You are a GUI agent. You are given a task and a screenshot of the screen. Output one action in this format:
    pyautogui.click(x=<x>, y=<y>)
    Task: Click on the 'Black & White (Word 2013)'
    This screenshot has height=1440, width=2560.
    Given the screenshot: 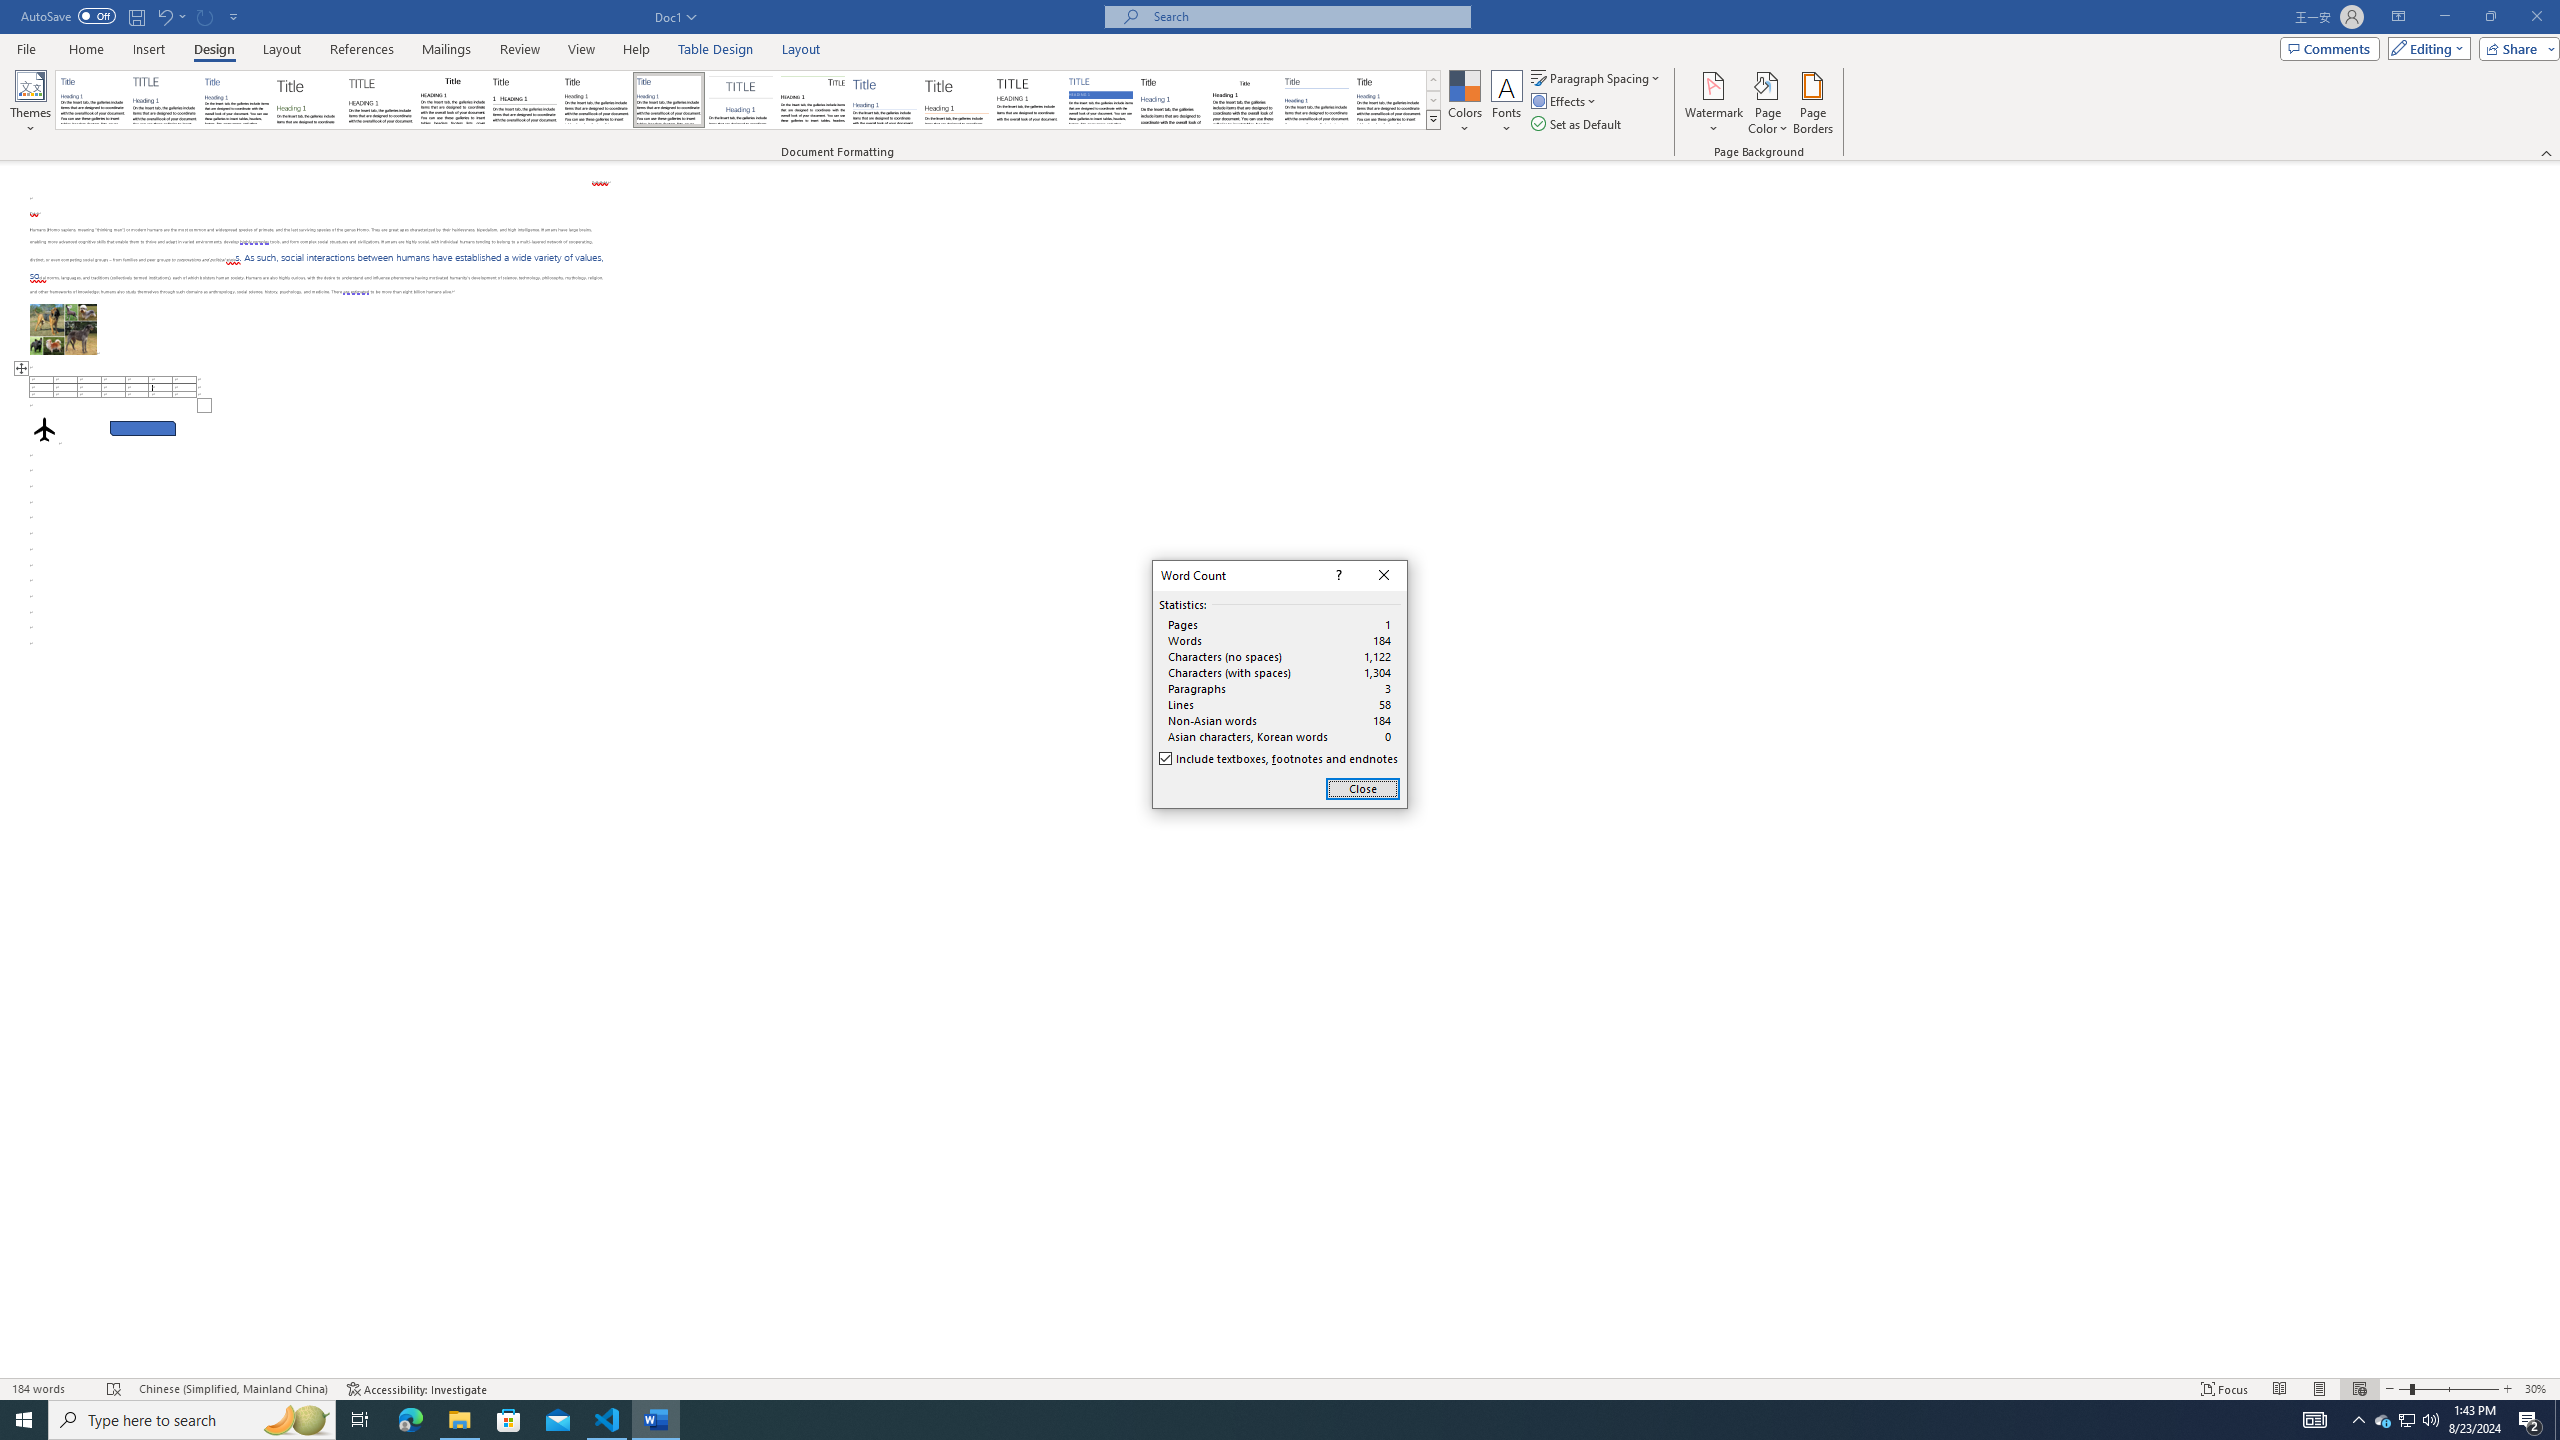 What is the action you would take?
    pyautogui.click(x=595, y=99)
    